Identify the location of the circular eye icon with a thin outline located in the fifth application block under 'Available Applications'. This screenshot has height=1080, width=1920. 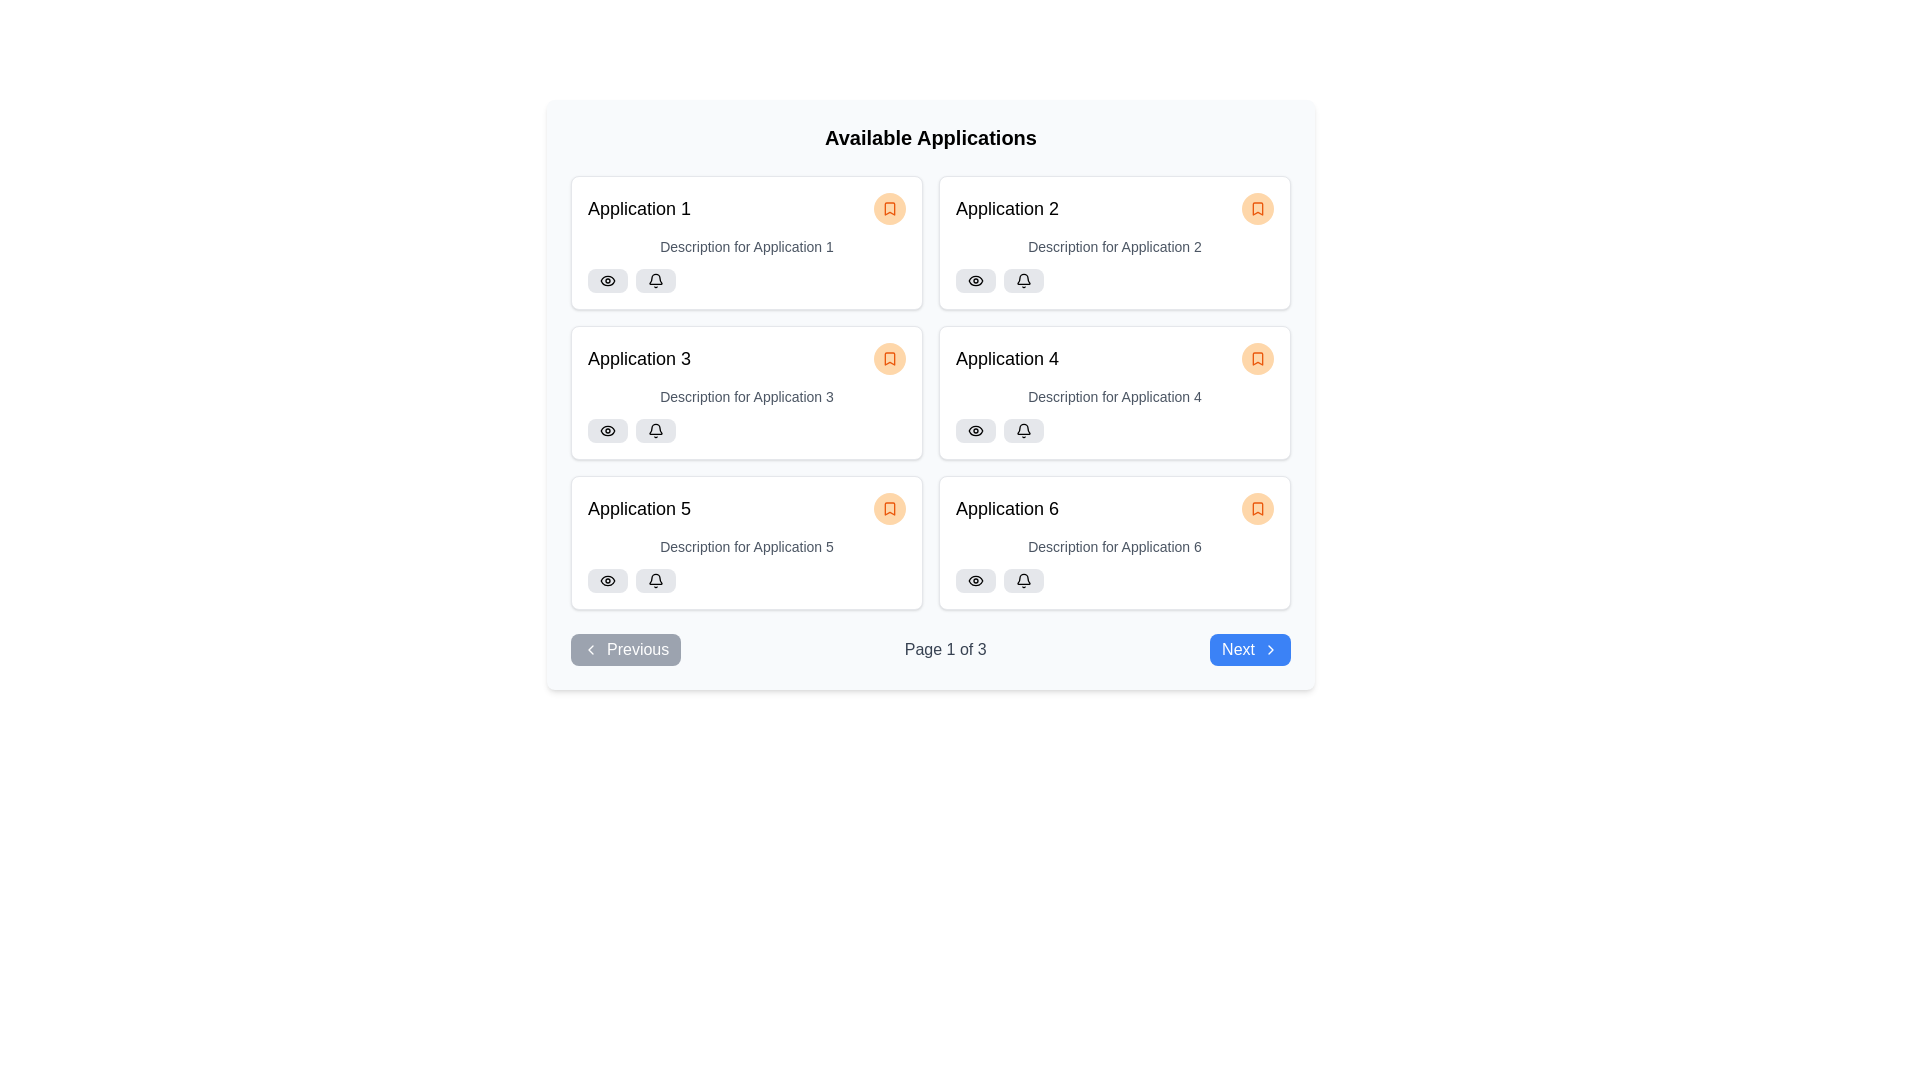
(607, 581).